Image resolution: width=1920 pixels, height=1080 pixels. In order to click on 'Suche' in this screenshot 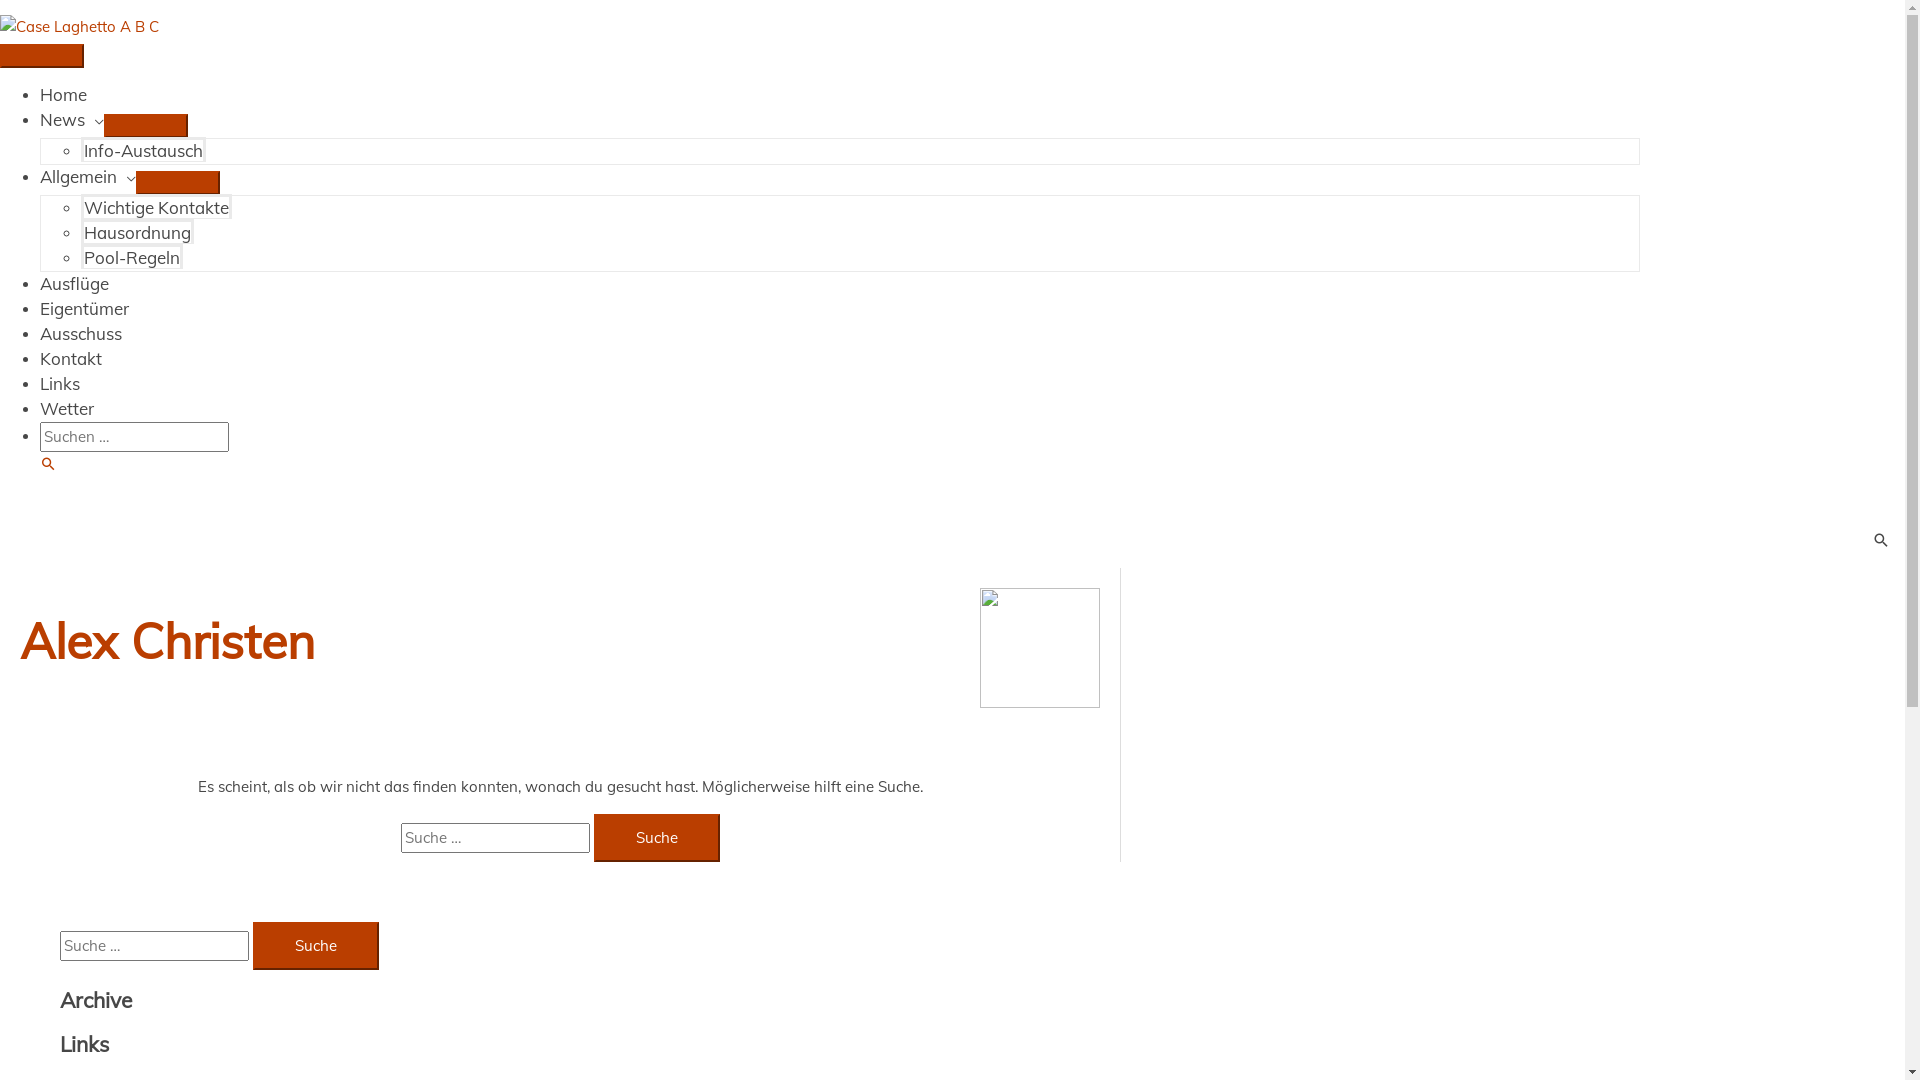, I will do `click(39, 464)`.